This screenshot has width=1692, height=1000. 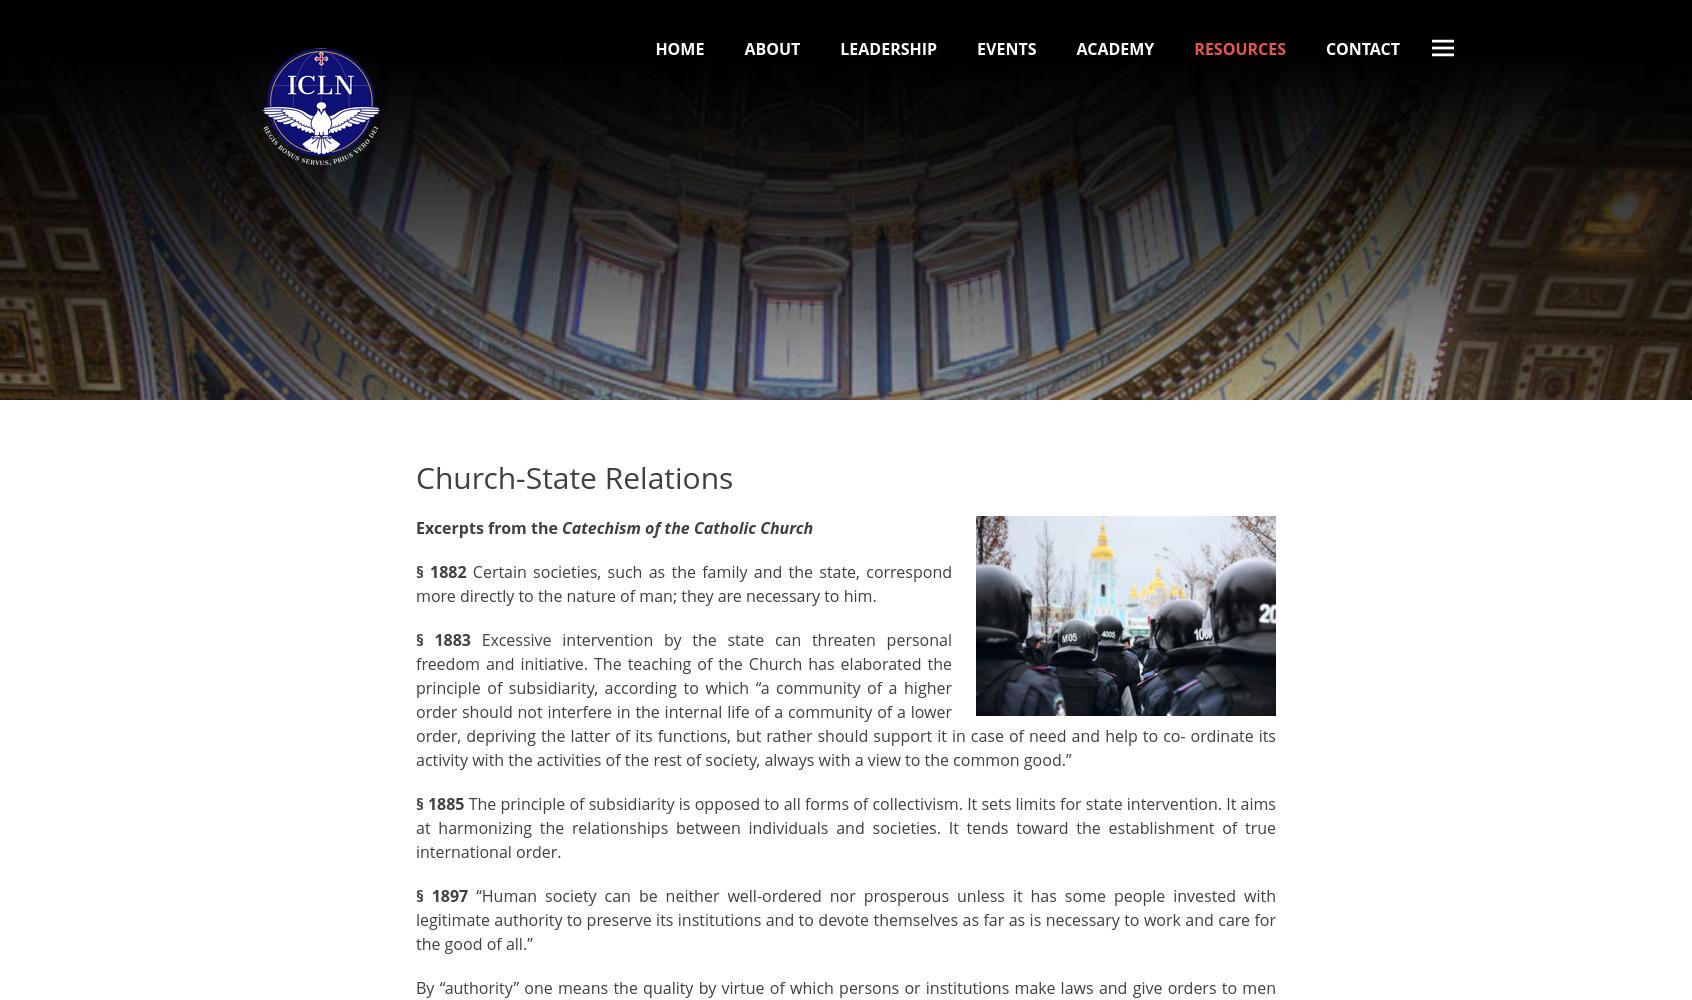 I want to click on 'Catechism of the Catholic Church', so click(x=562, y=528).